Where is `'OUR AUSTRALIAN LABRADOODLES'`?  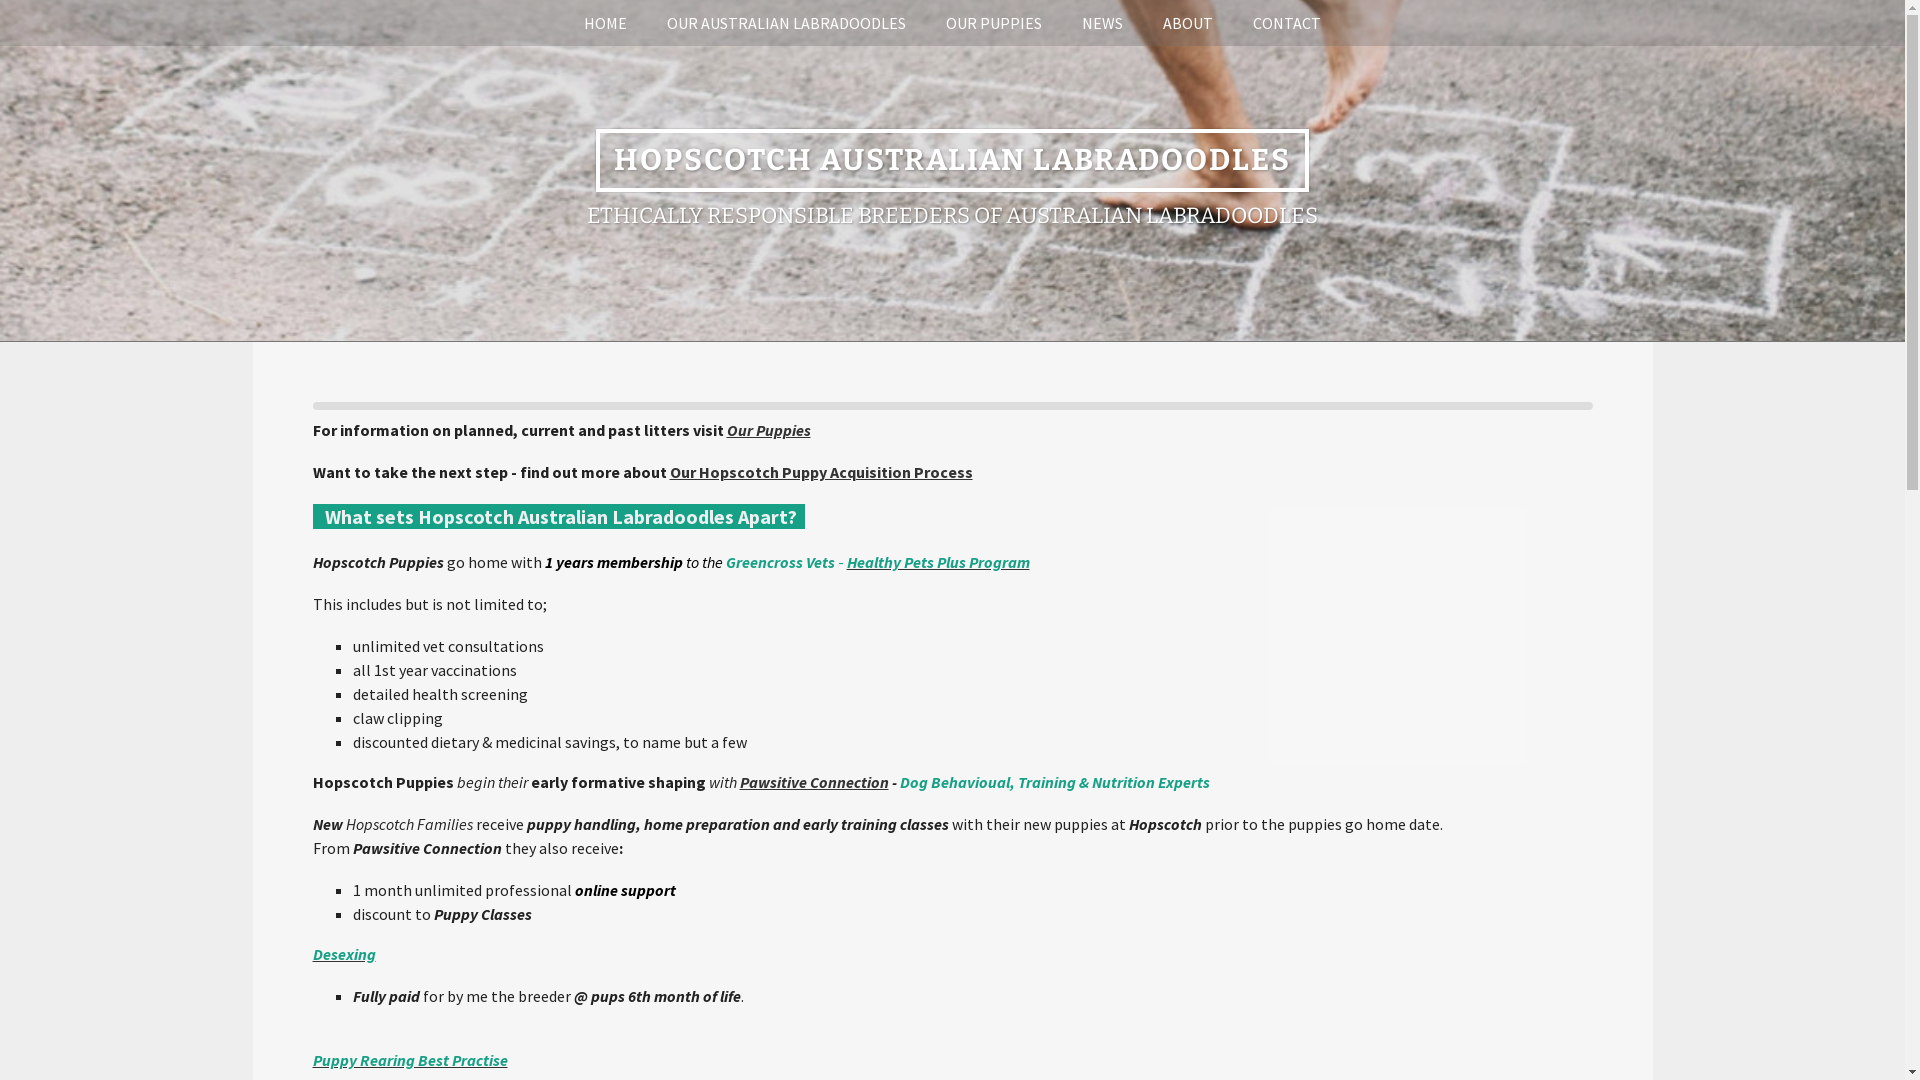 'OUR AUSTRALIAN LABRADOODLES' is located at coordinates (785, 23).